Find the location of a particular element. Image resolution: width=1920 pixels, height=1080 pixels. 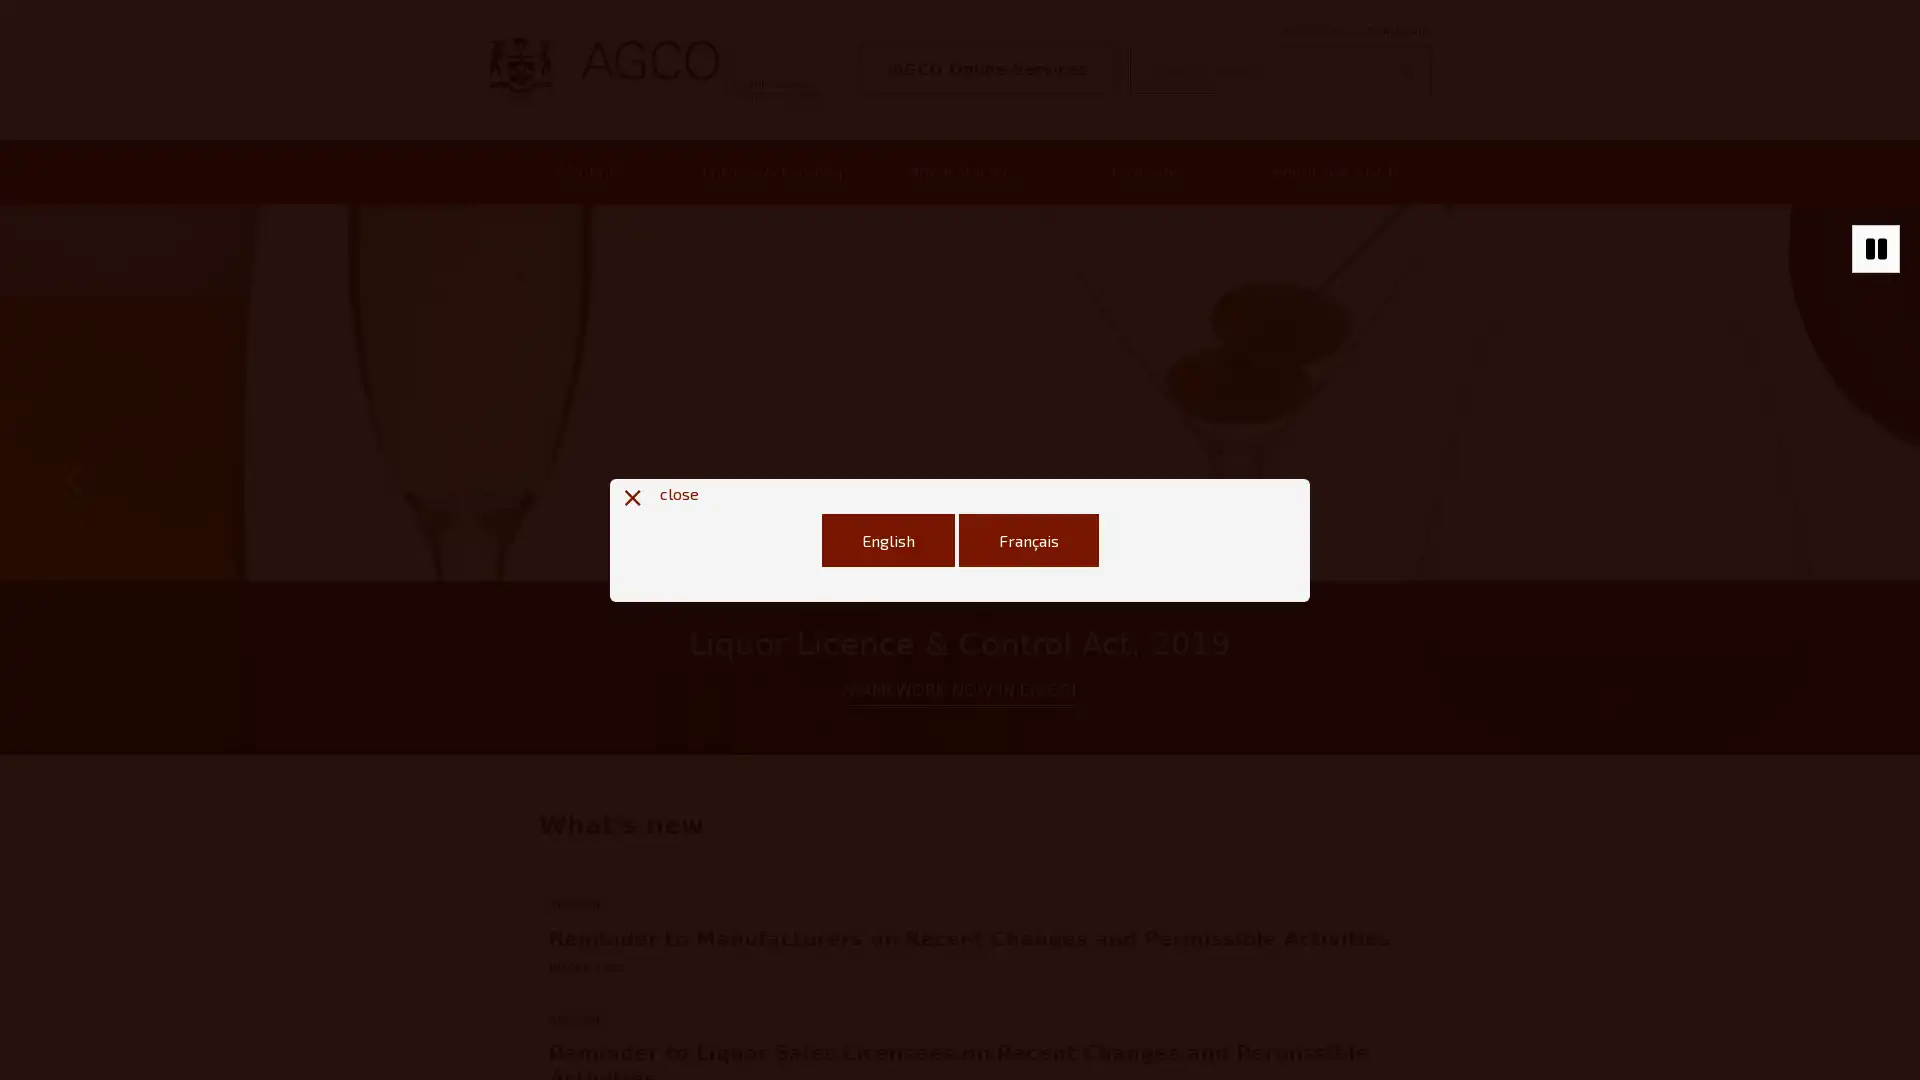

Search is located at coordinates (1405, 68).